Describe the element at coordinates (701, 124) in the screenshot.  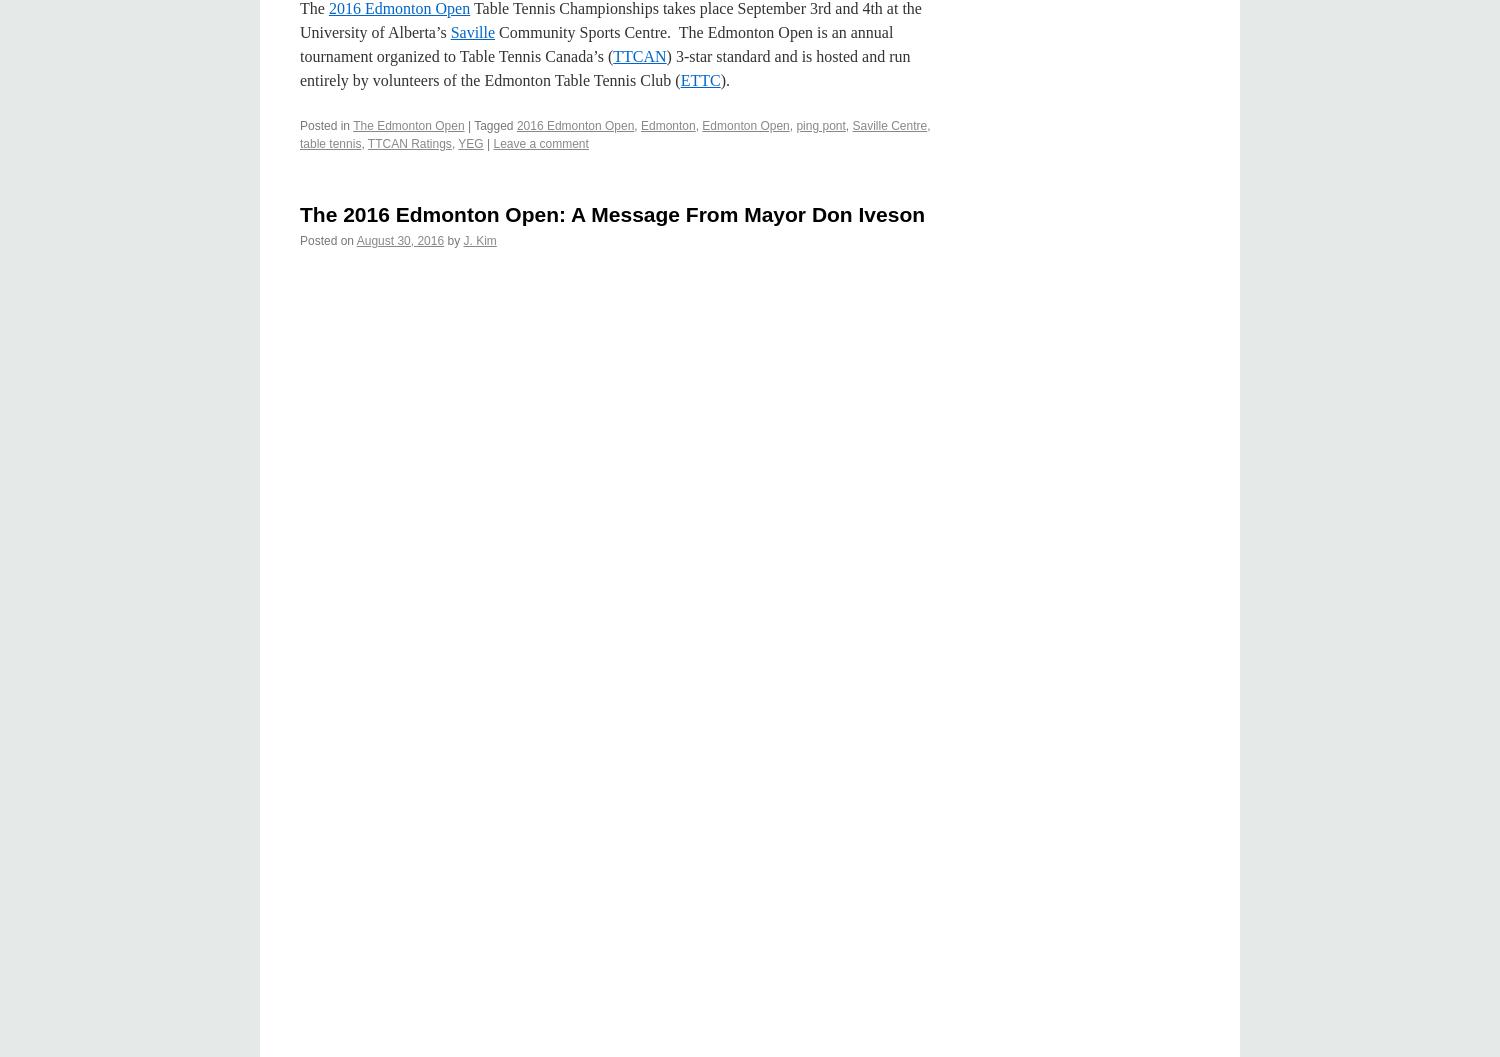
I see `'Edmonton Open'` at that location.